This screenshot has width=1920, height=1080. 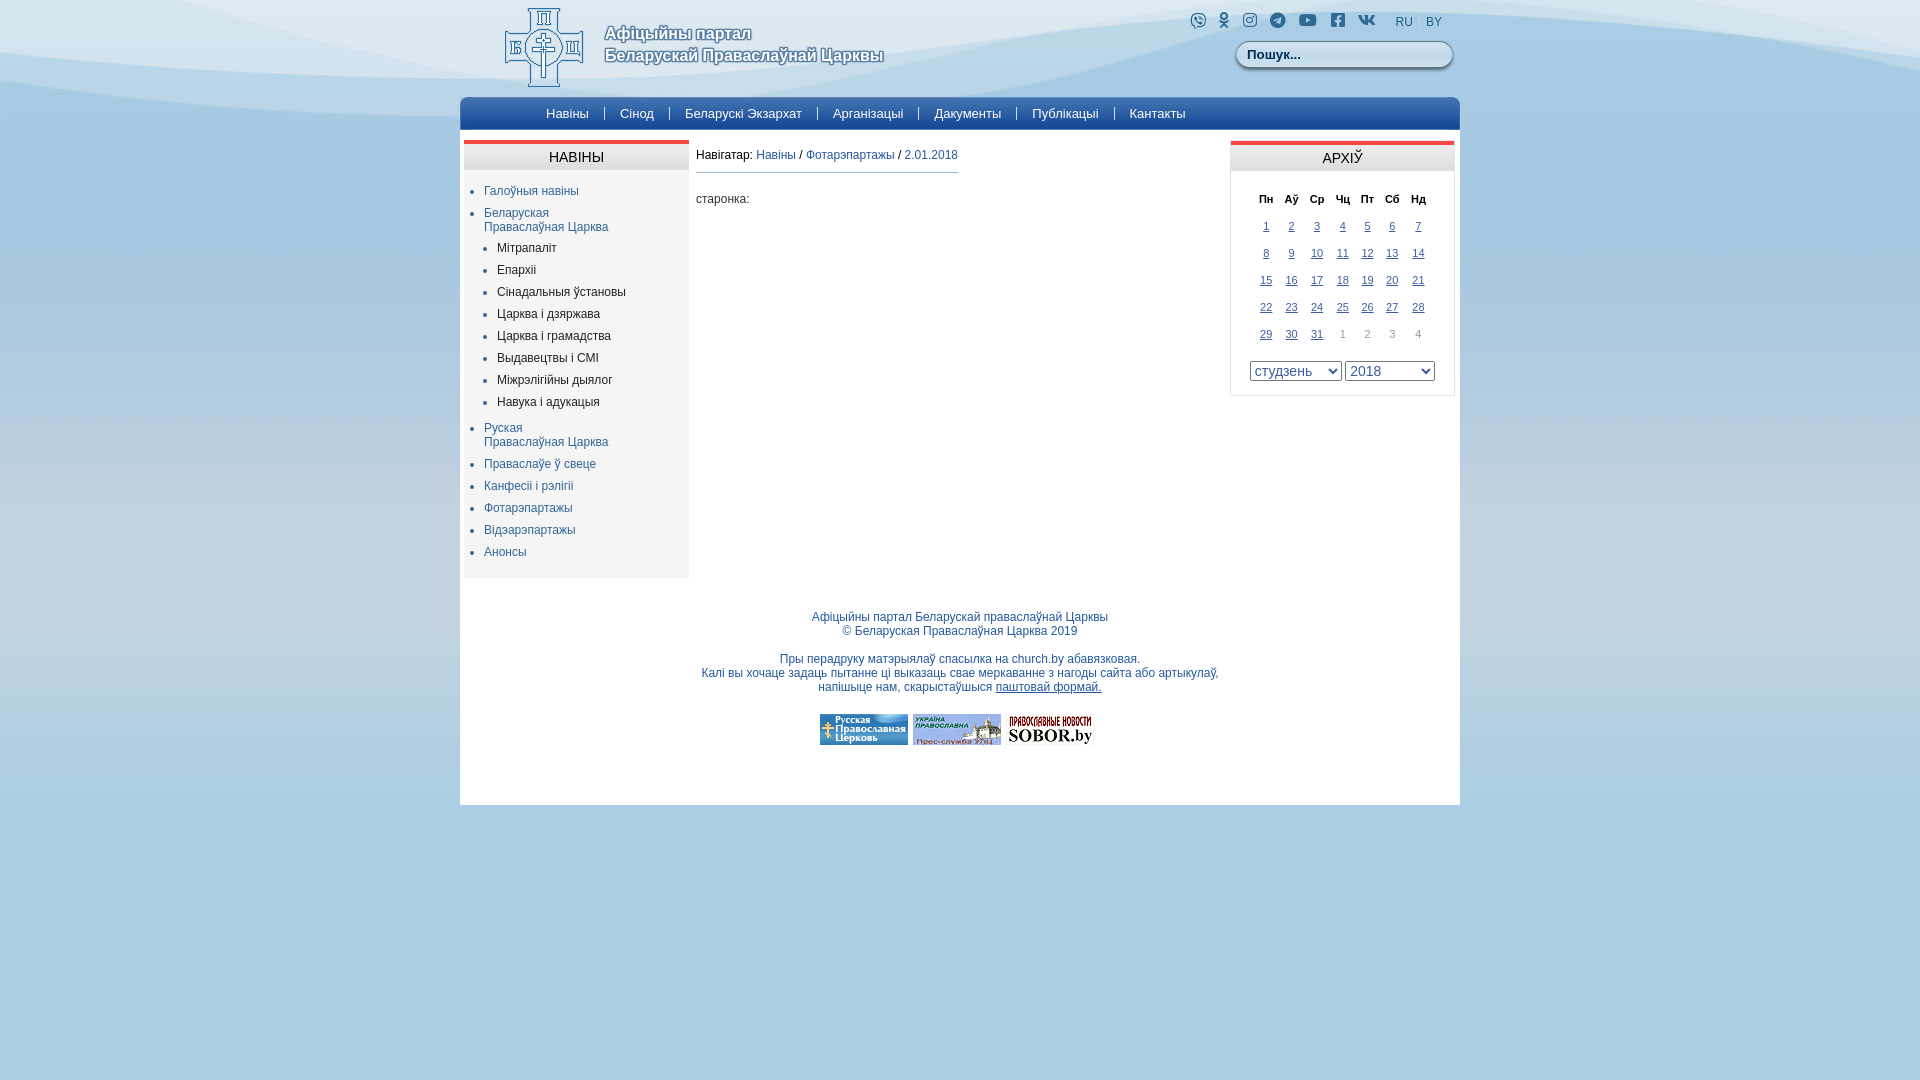 I want to click on 'church.by', so click(x=1037, y=659).